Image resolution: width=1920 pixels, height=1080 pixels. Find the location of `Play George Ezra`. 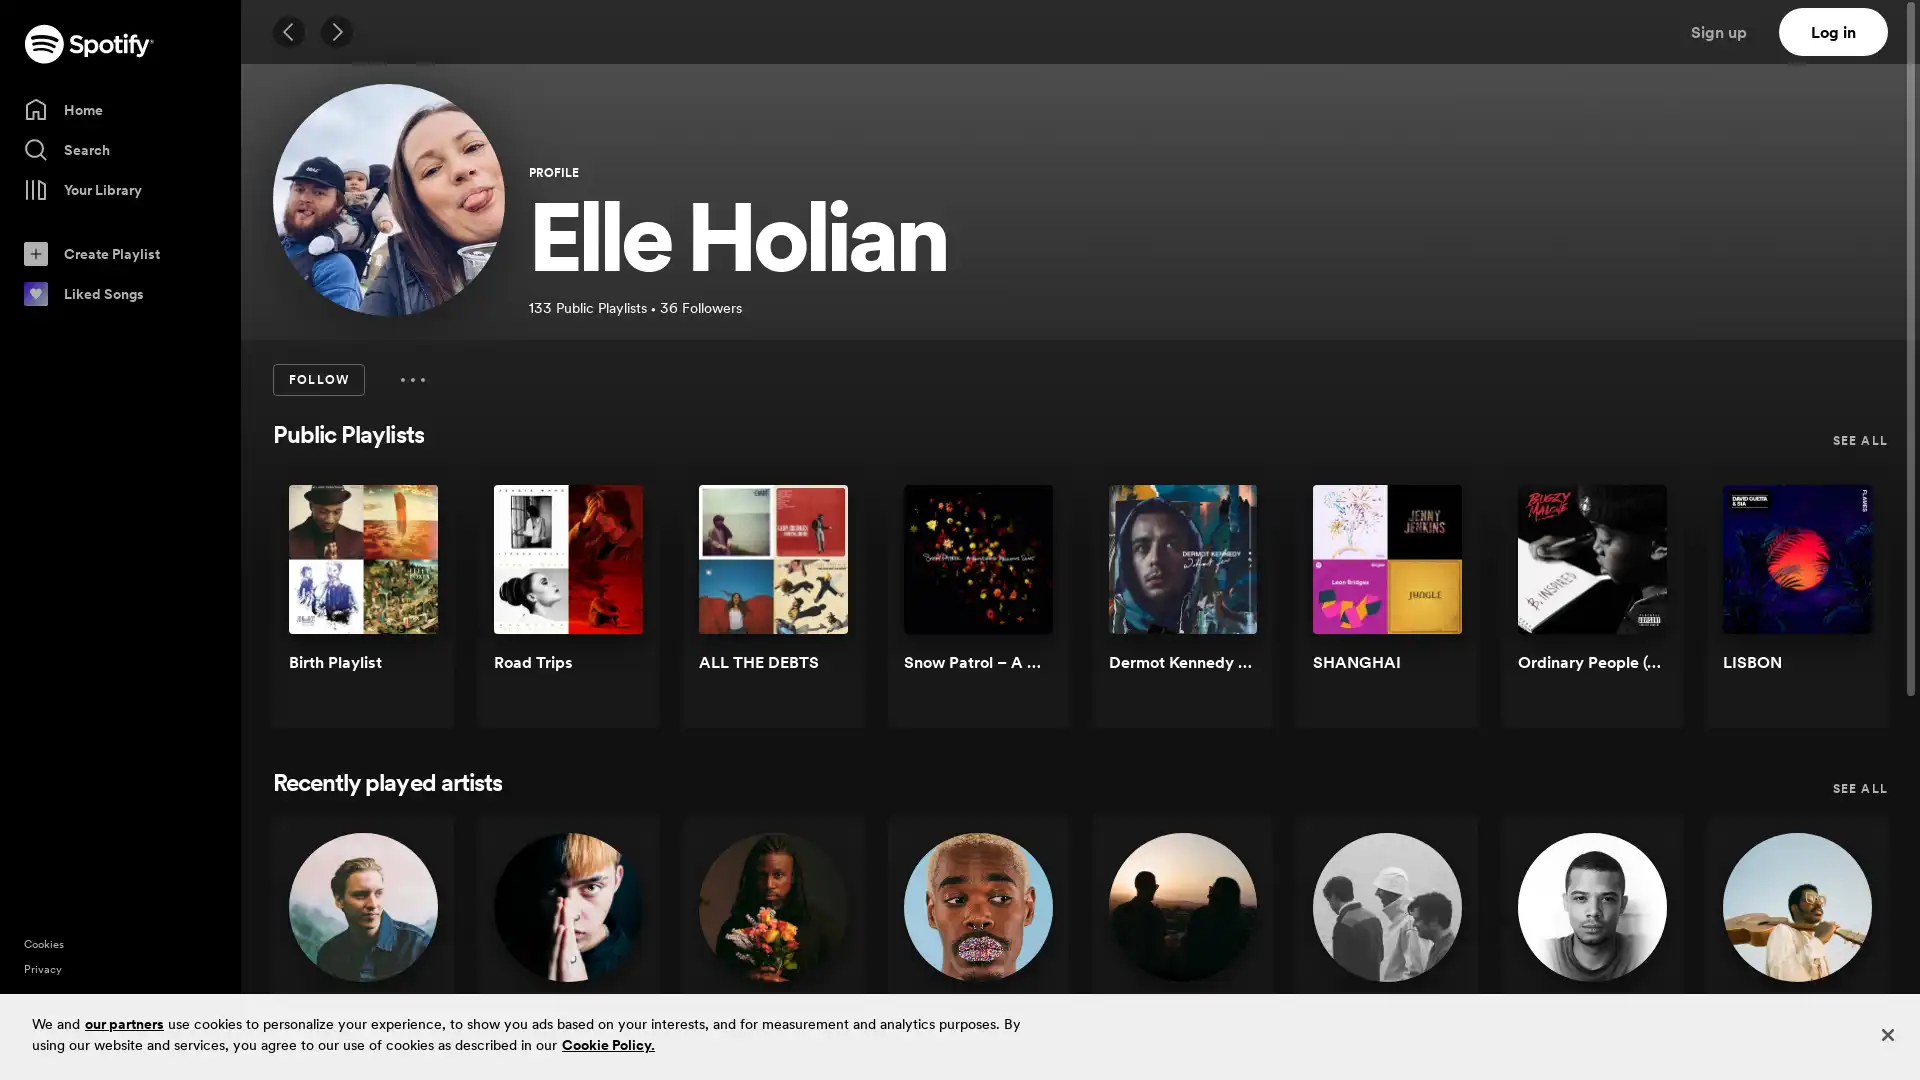

Play George Ezra is located at coordinates (403, 955).